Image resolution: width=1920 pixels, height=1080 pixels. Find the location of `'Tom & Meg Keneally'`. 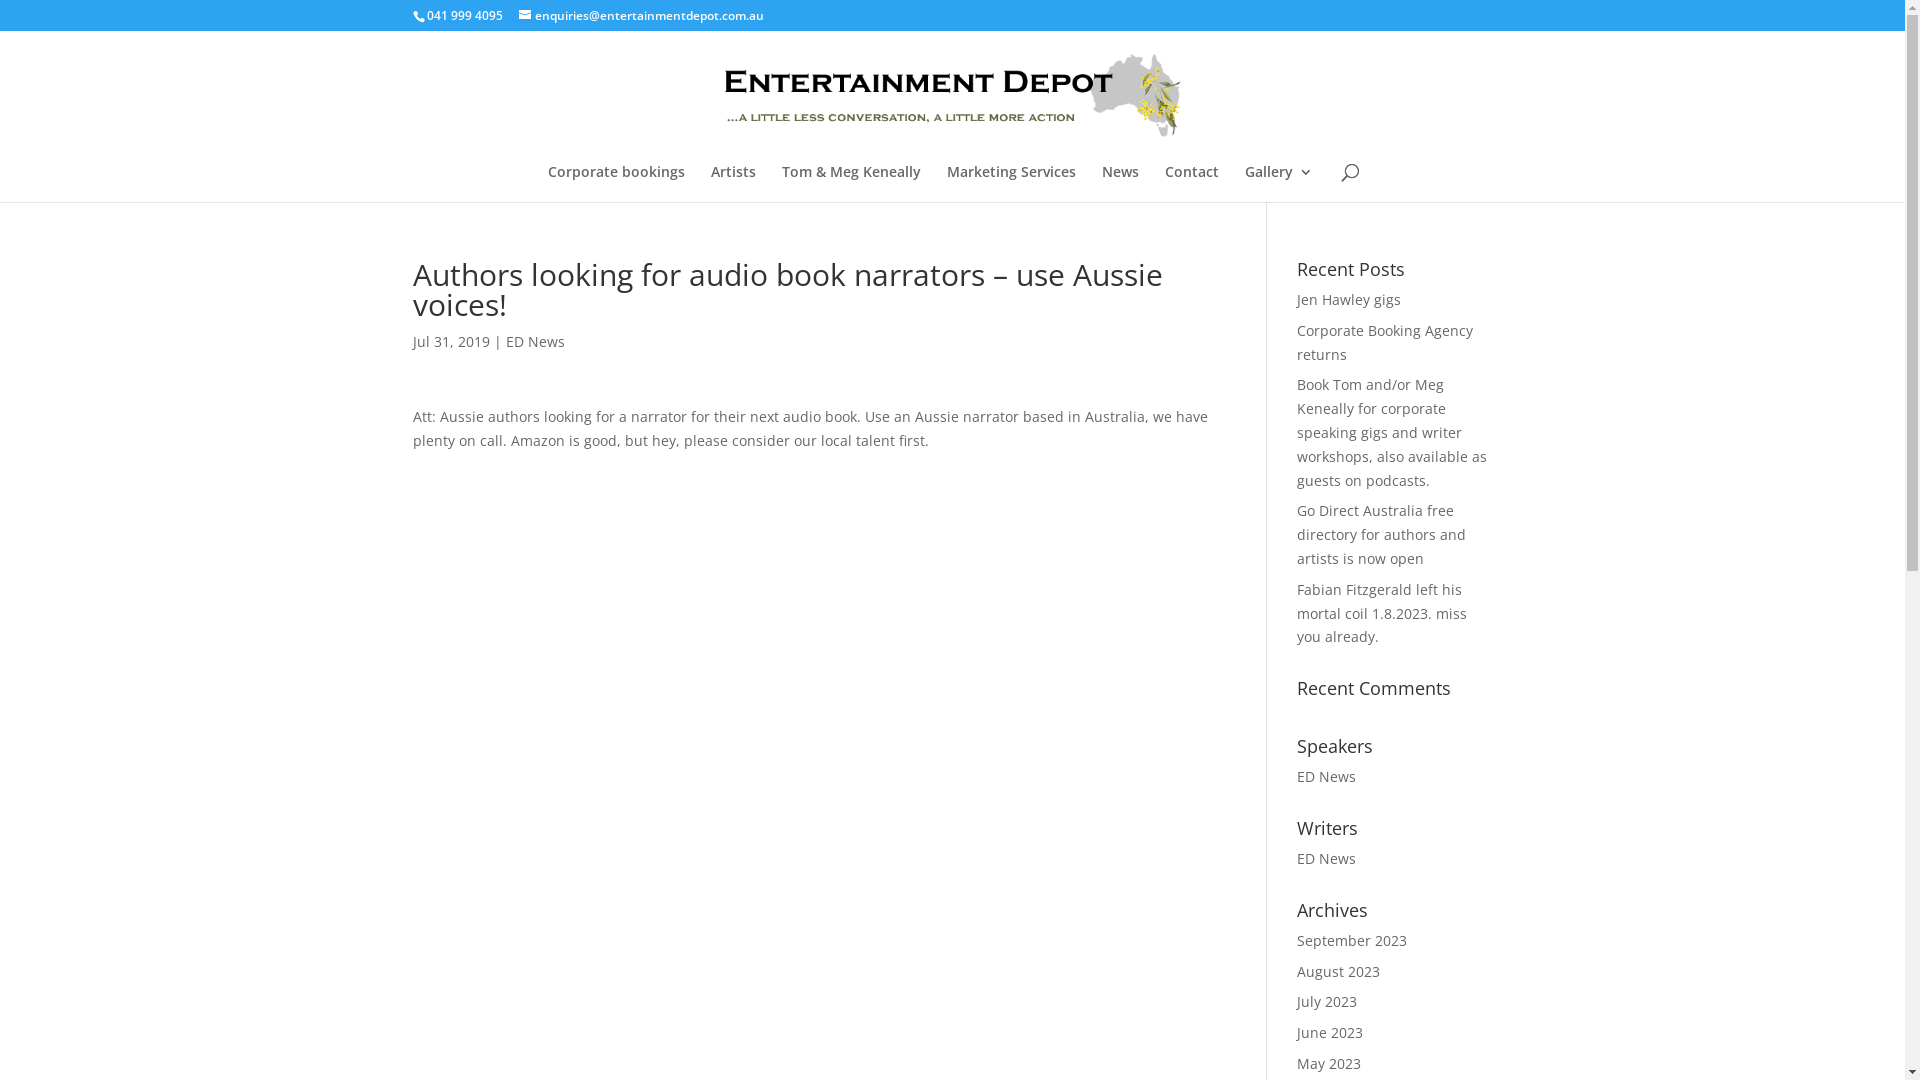

'Tom & Meg Keneally' is located at coordinates (851, 183).